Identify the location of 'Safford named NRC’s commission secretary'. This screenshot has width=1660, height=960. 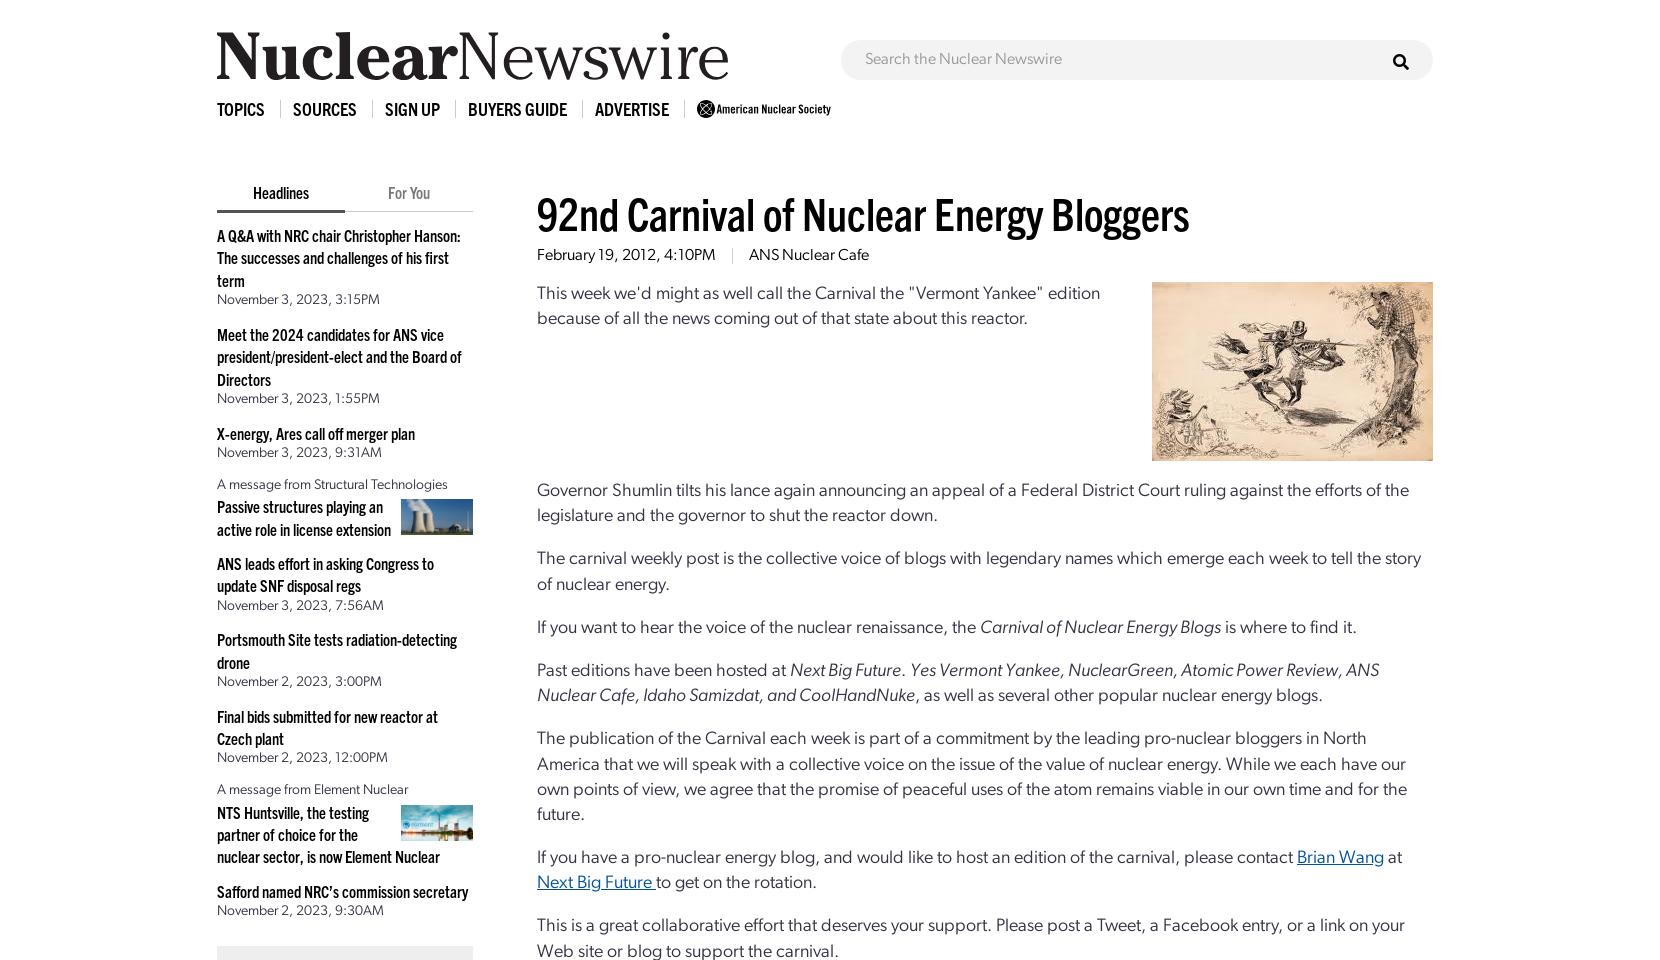
(342, 889).